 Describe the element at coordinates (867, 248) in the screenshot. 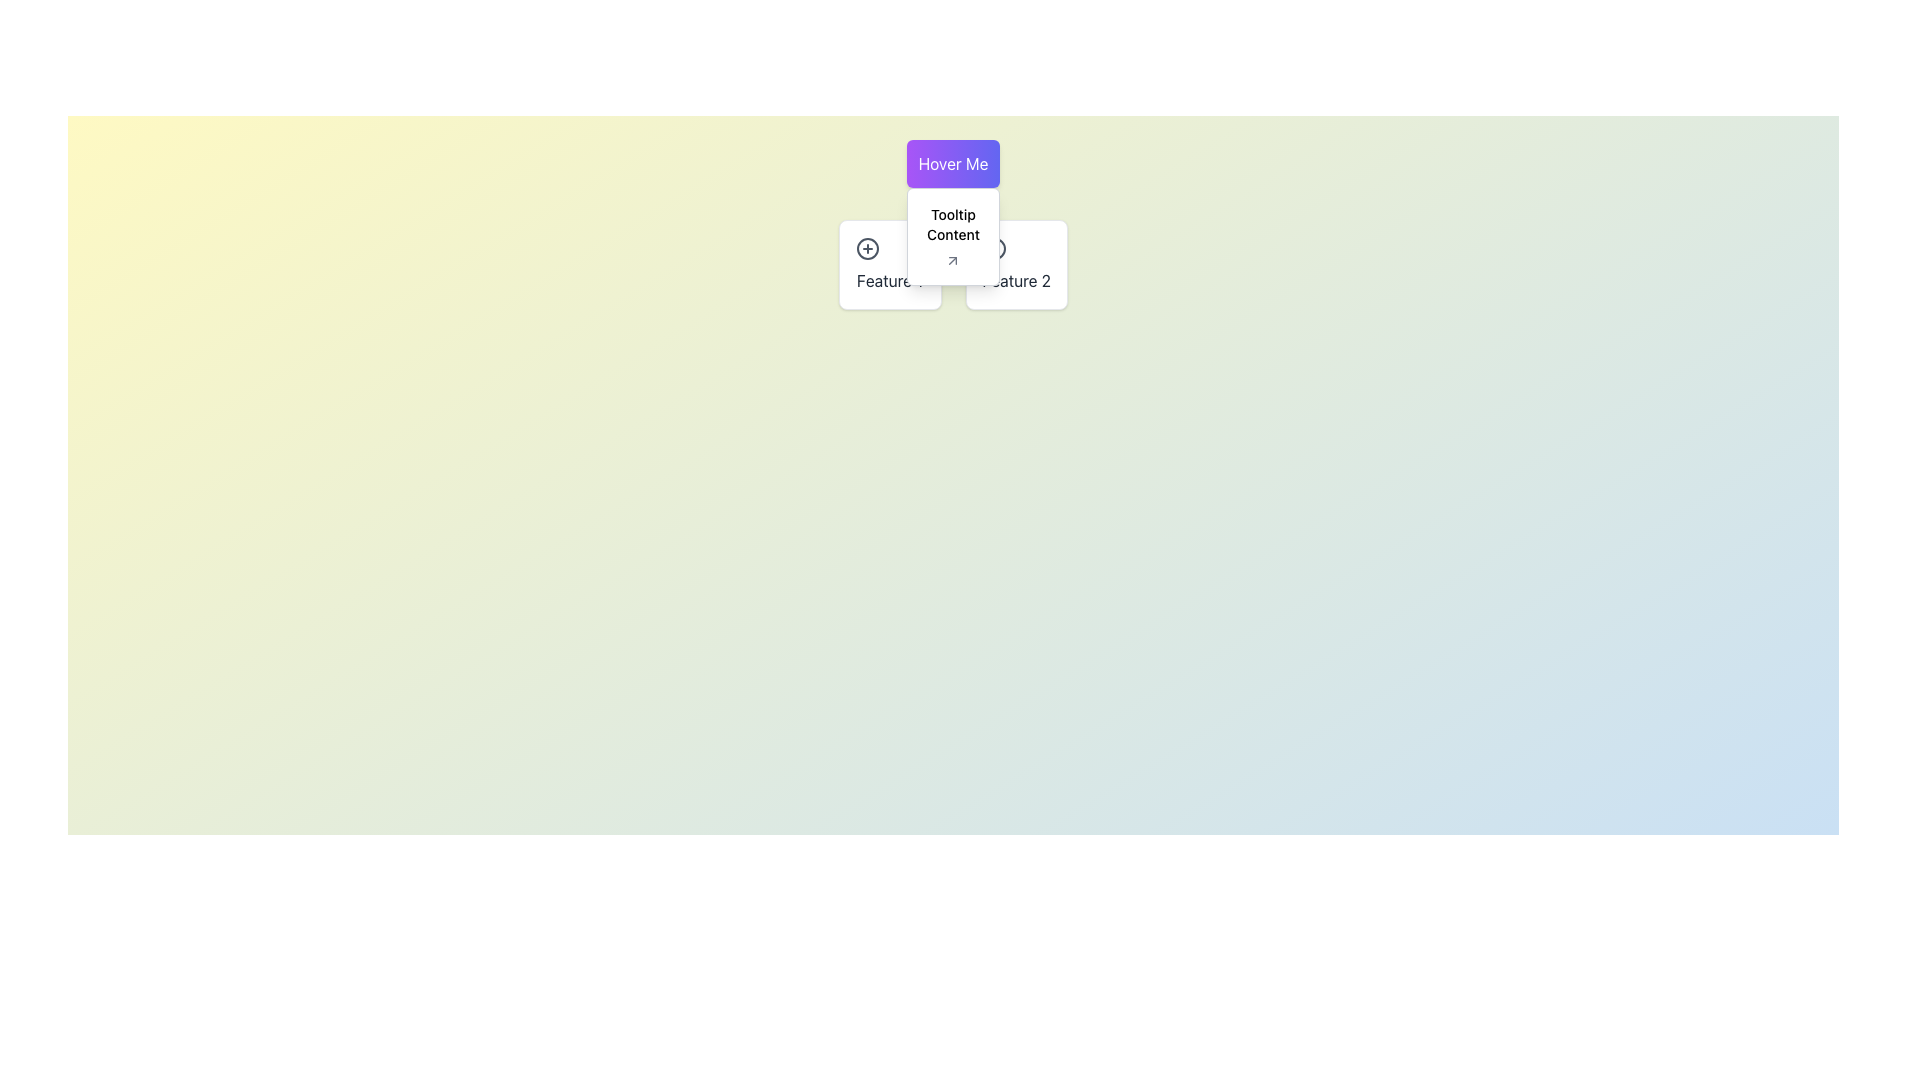

I see `the circular element styled with a thin stroke located at the center of an SVG group, positioned slightly to the right within the highlighted area of the interface` at that location.